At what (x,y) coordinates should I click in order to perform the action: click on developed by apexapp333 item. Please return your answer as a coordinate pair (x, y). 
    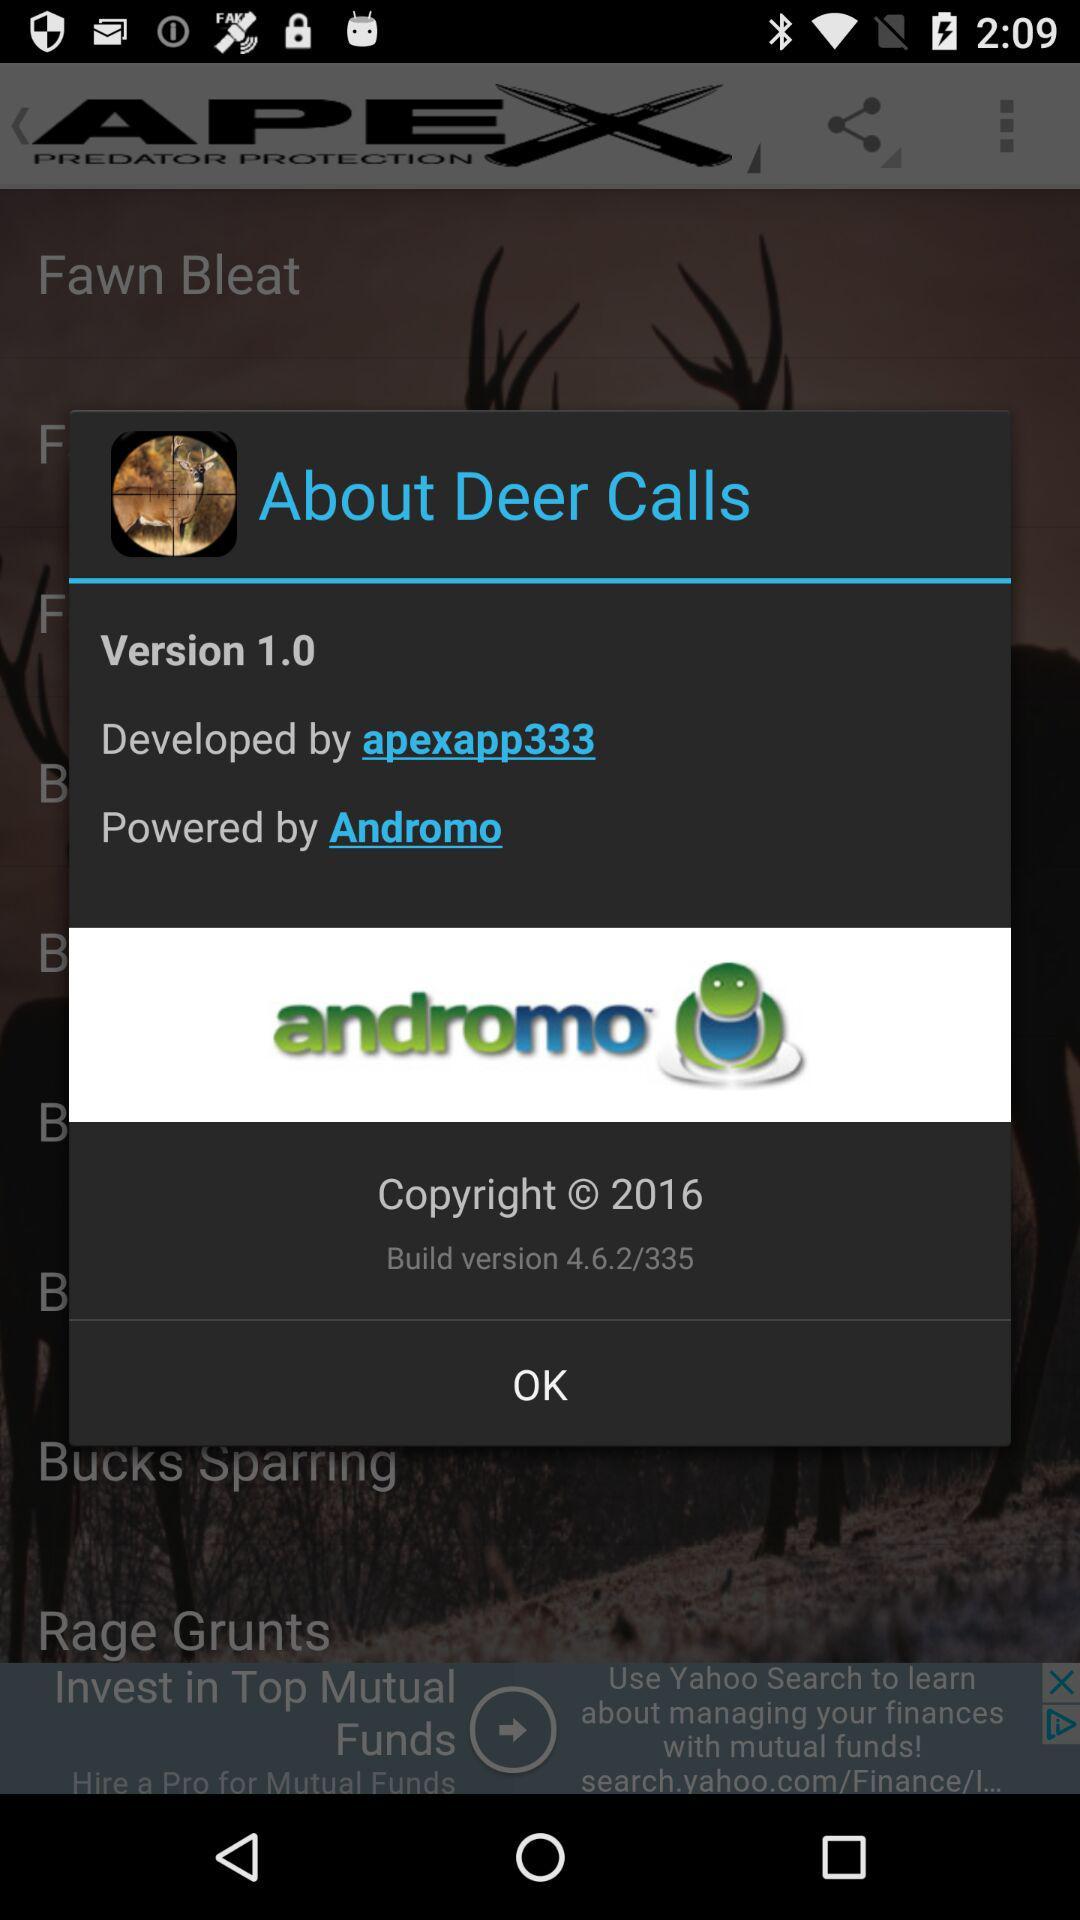
    Looking at the image, I should click on (540, 752).